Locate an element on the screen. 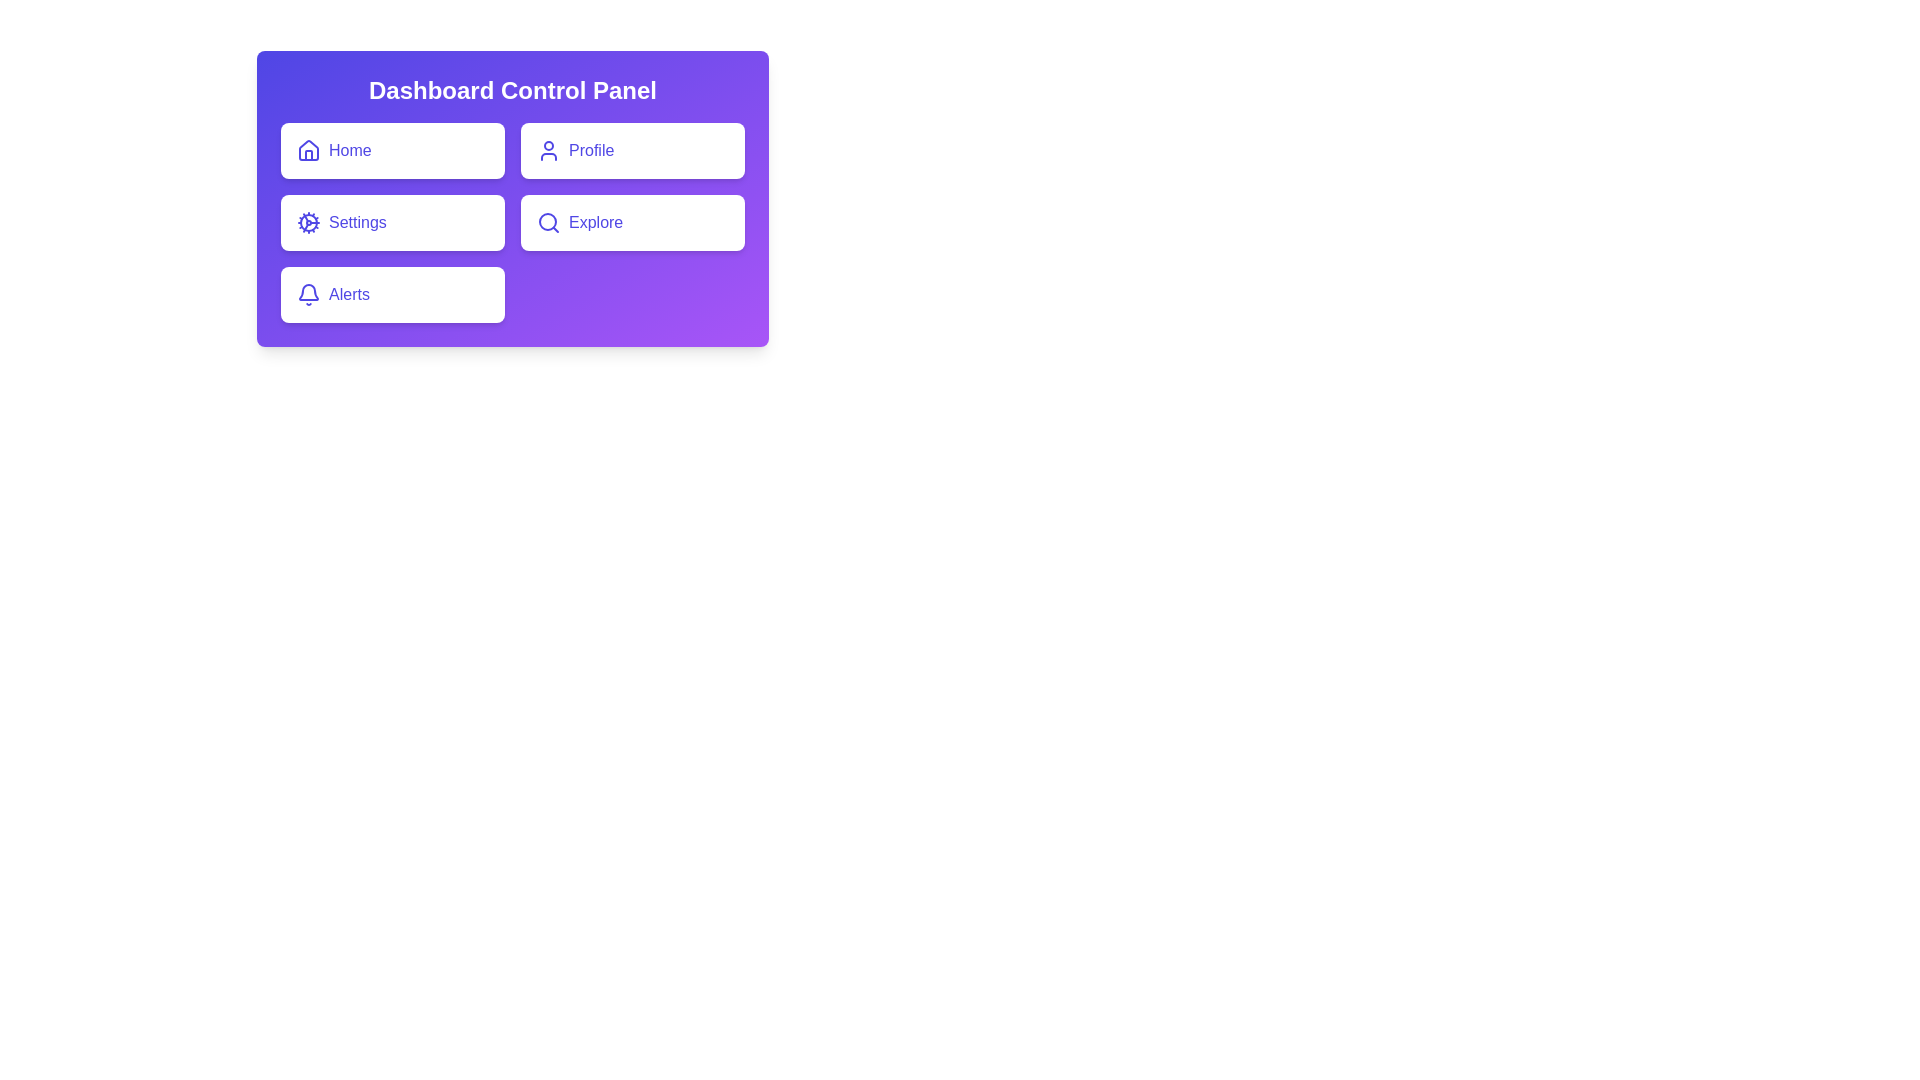 This screenshot has width=1920, height=1080. the search icon located within the 'Explore' button on the Dashboard Control Panel, positioned to the left of the text label 'Explore' is located at coordinates (548, 223).